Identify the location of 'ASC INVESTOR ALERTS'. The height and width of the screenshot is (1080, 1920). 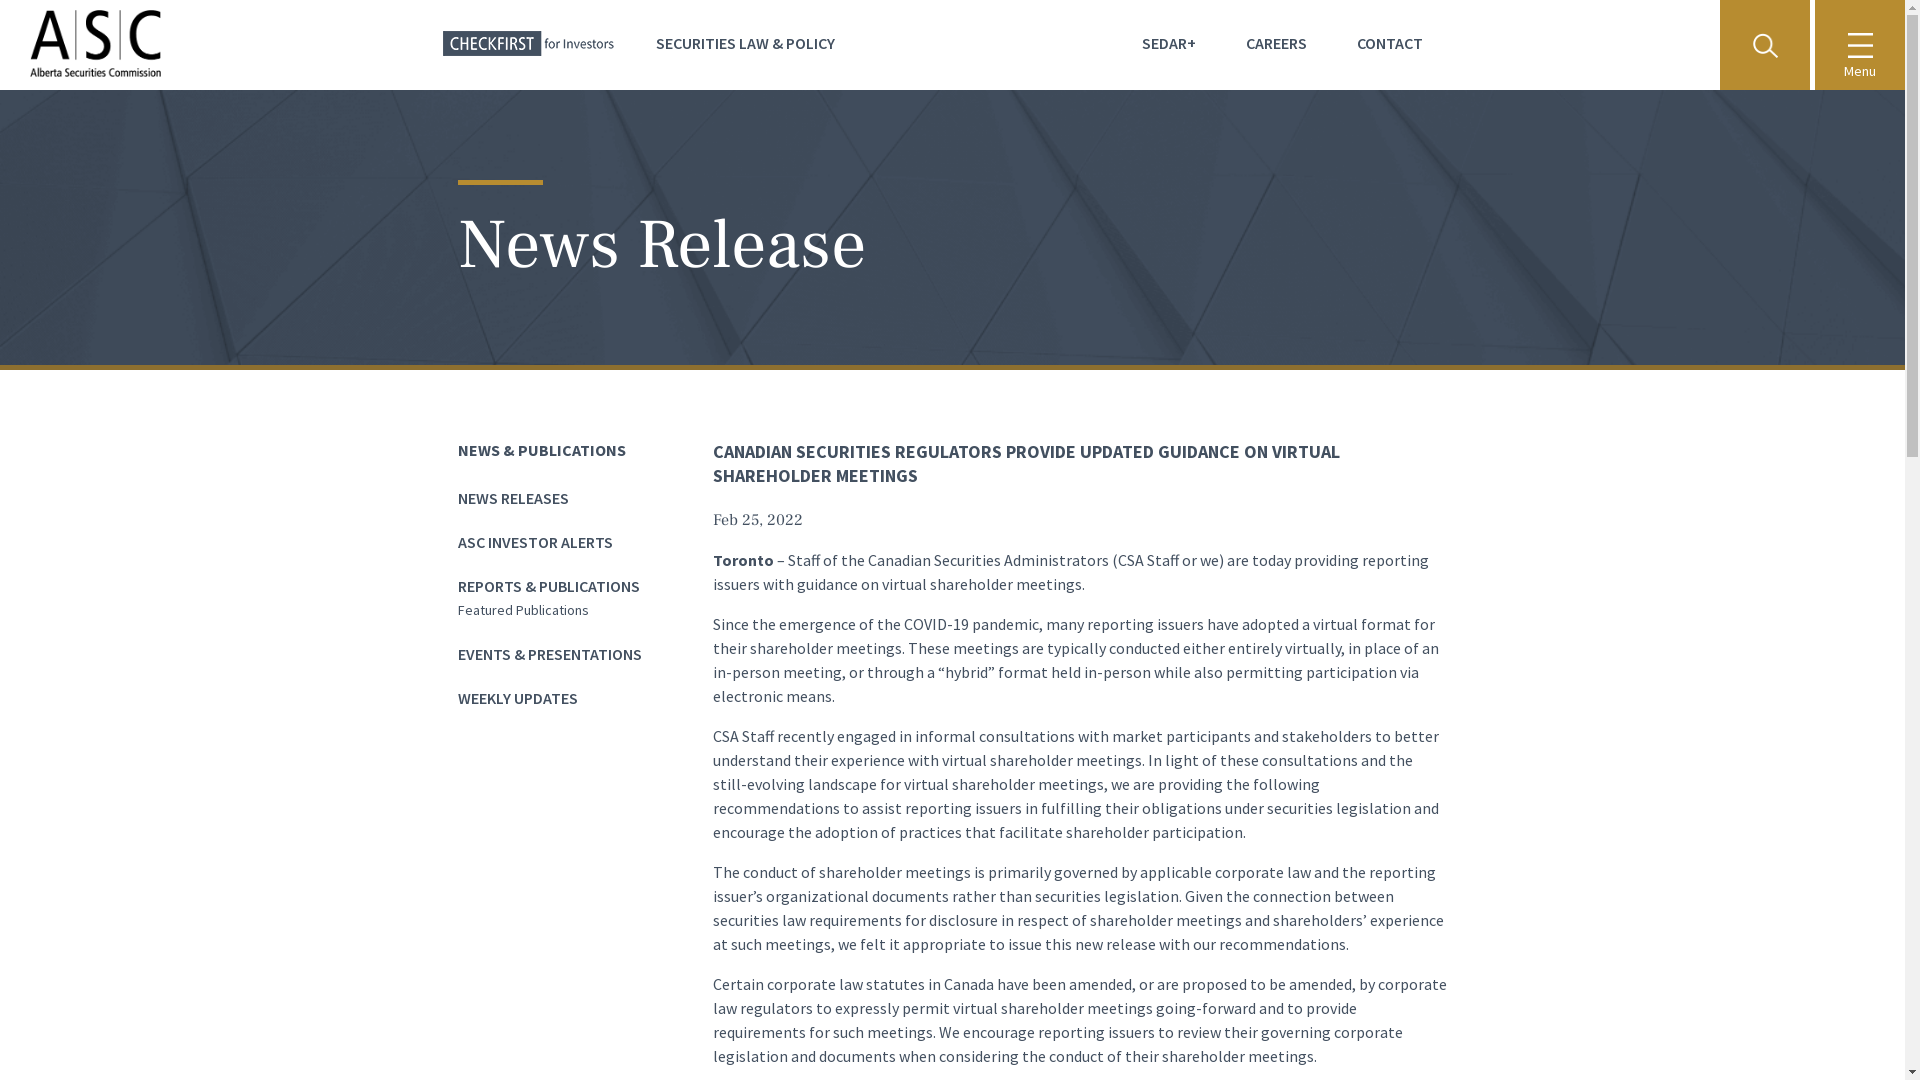
(535, 542).